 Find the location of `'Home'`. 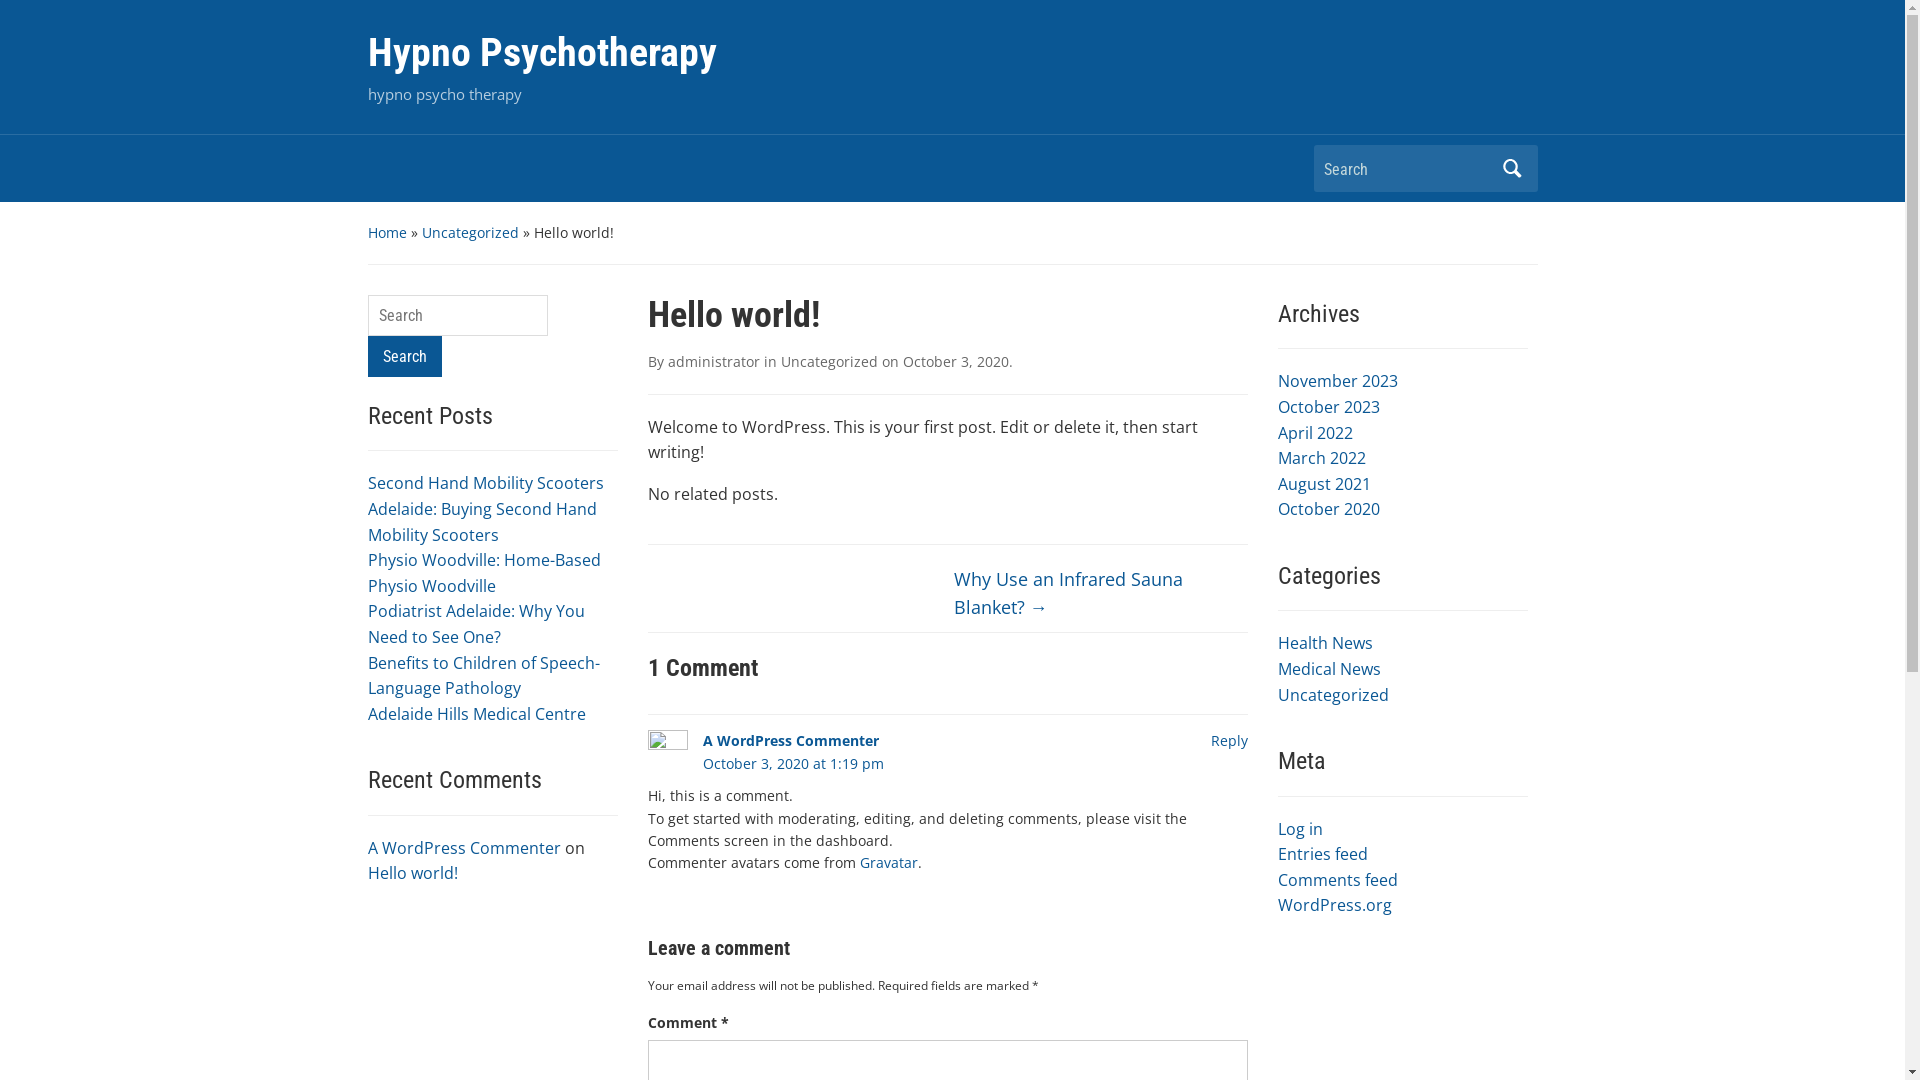

'Home' is located at coordinates (387, 231).